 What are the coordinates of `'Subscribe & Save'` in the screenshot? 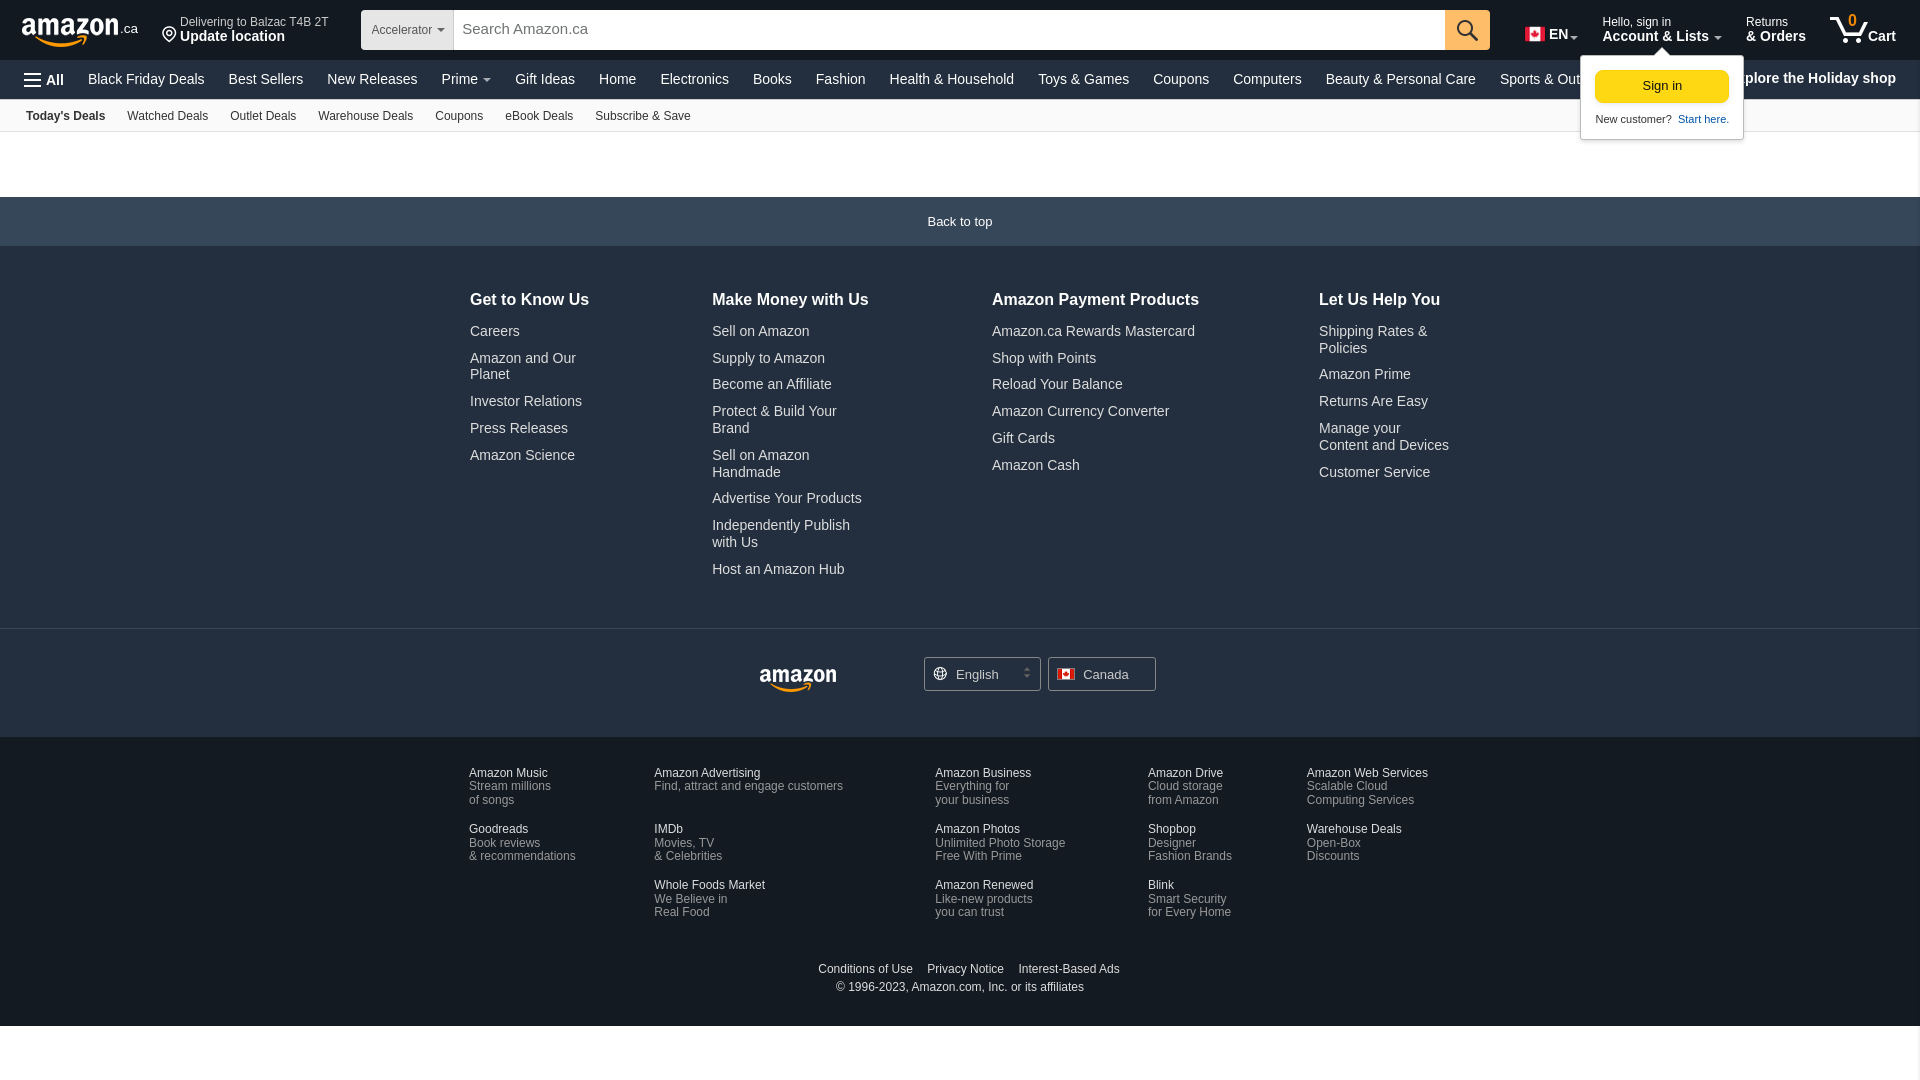 It's located at (583, 115).